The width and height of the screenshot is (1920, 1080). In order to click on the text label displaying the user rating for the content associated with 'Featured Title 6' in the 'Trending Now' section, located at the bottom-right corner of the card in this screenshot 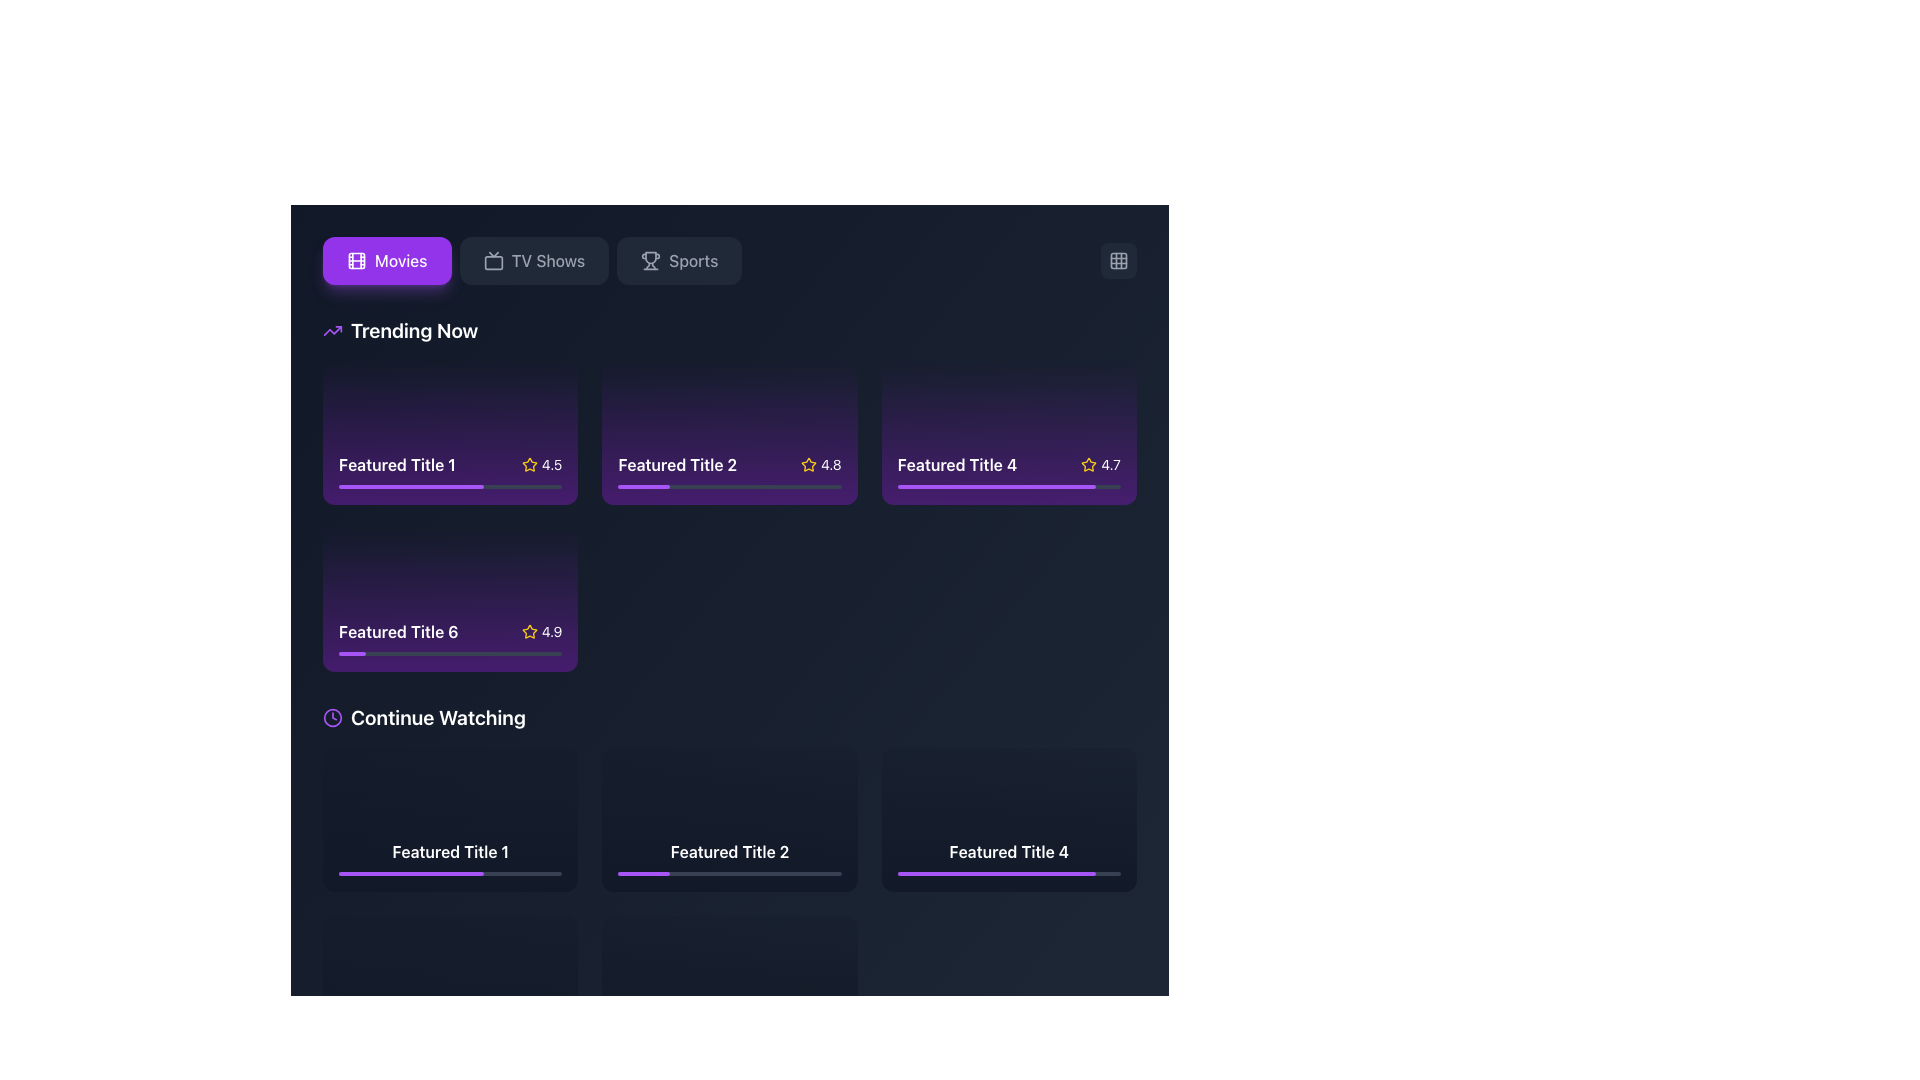, I will do `click(552, 632)`.